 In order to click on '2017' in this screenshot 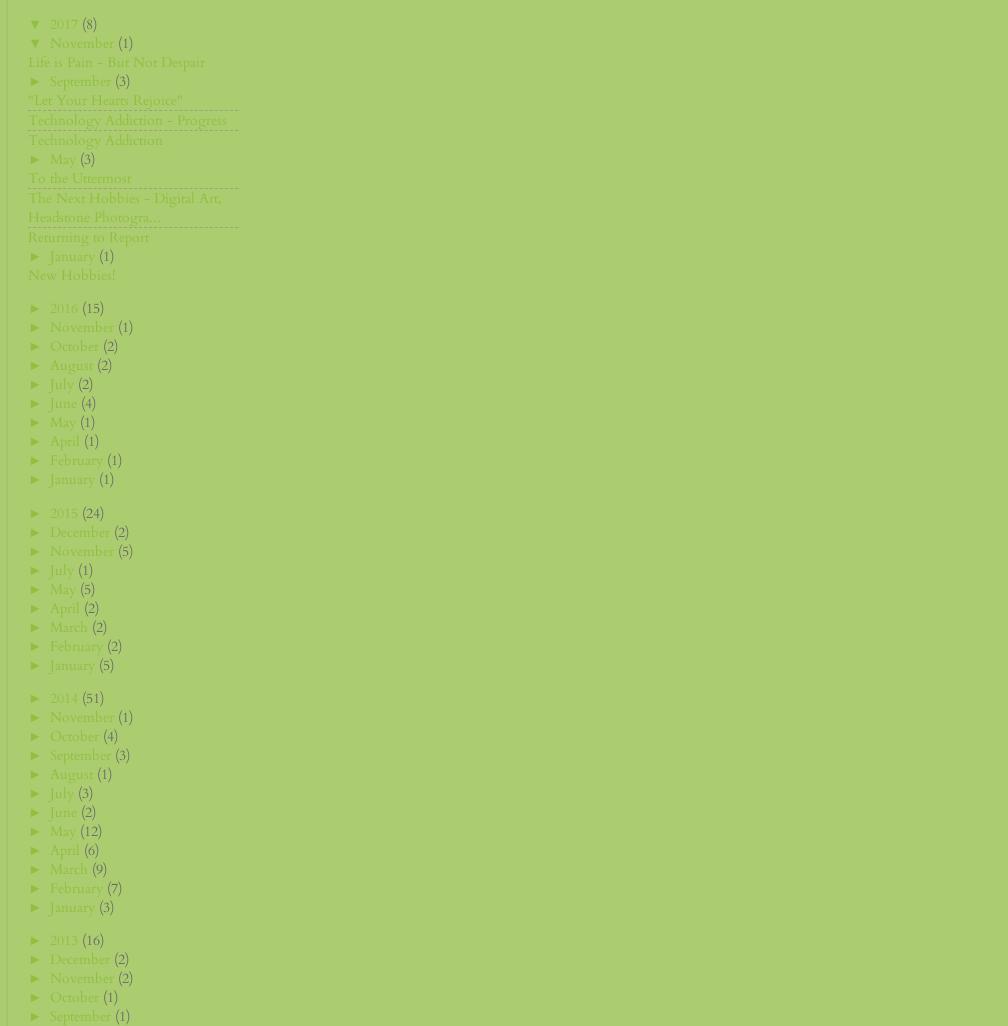, I will do `click(66, 23)`.